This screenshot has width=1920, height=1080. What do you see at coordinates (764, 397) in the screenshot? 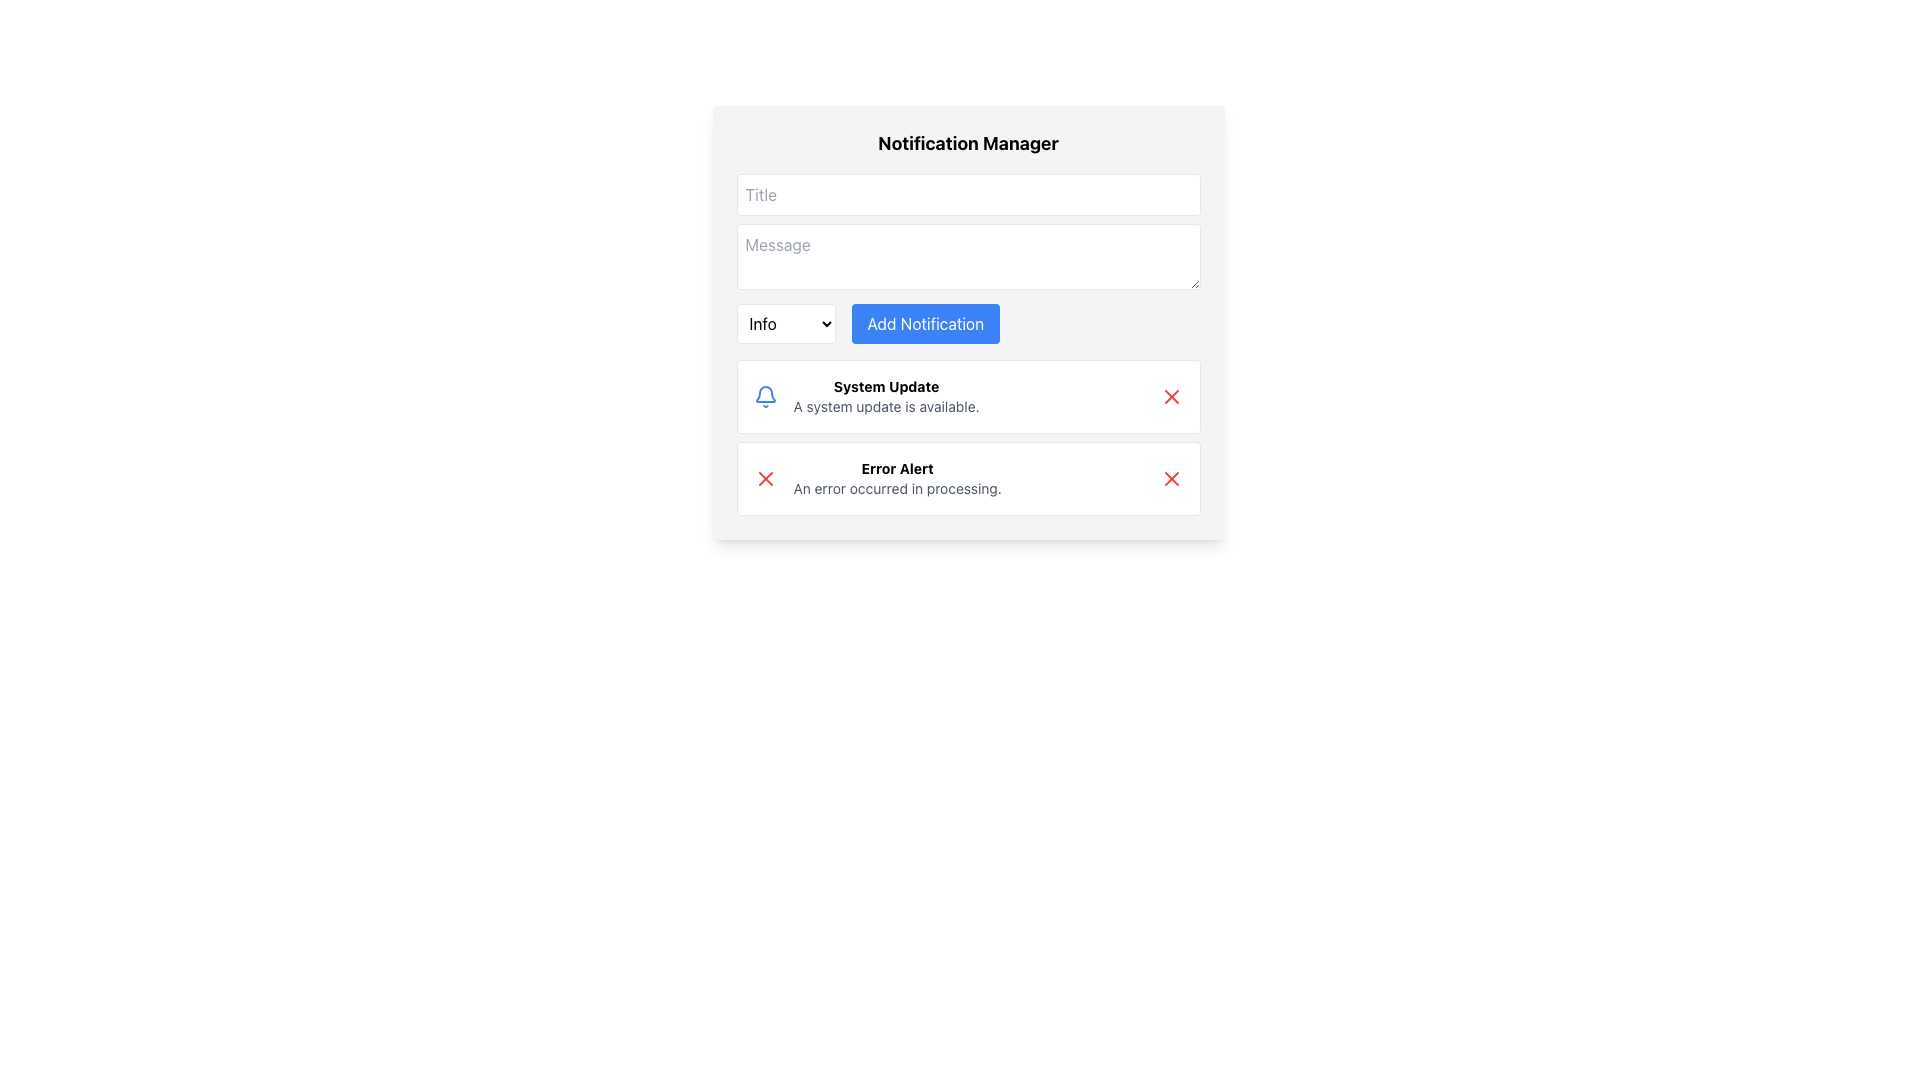
I see `the bell-shaped icon located to the left of the 'System Update' text within the first notification entry in the notification card` at bounding box center [764, 397].